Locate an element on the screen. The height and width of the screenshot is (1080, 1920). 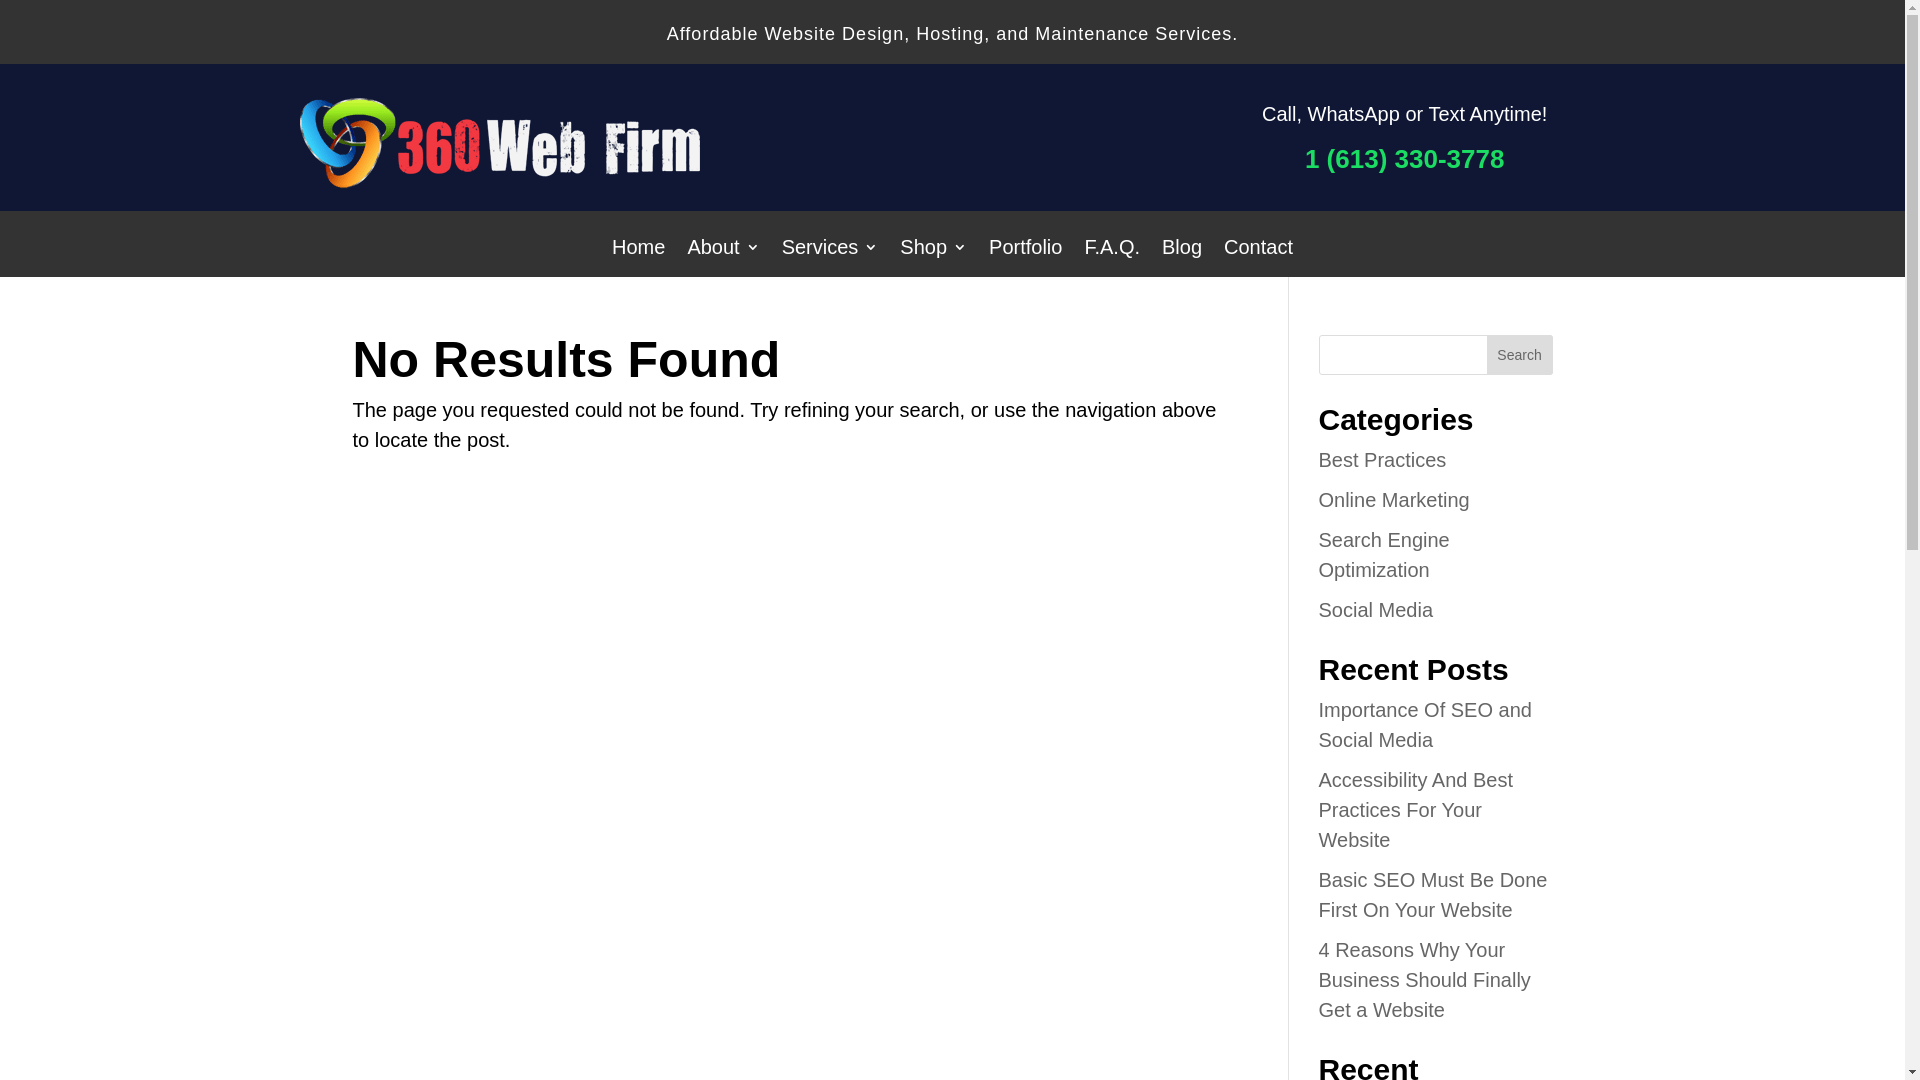
'Services' is located at coordinates (830, 249).